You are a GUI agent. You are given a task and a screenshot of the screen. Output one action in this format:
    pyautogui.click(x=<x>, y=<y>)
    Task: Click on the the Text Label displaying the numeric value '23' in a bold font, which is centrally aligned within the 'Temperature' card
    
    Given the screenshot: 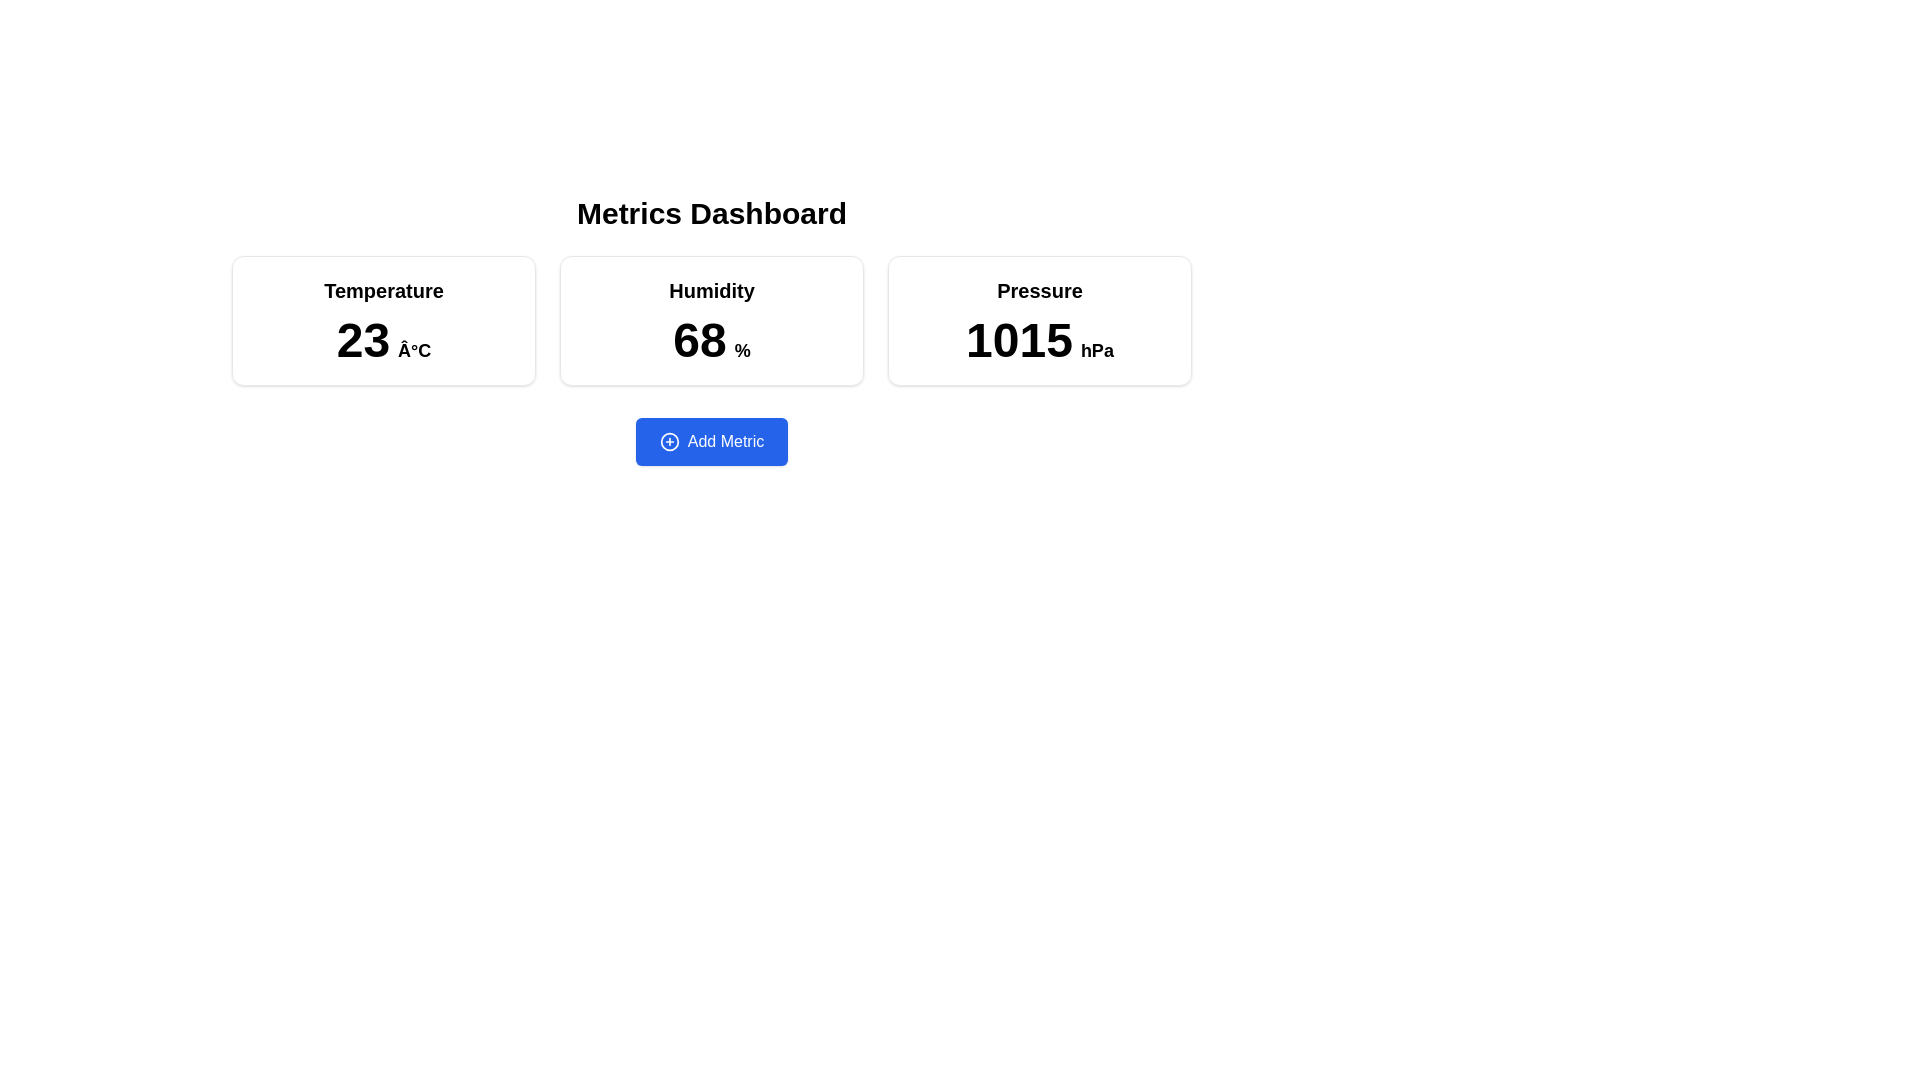 What is the action you would take?
    pyautogui.click(x=384, y=339)
    